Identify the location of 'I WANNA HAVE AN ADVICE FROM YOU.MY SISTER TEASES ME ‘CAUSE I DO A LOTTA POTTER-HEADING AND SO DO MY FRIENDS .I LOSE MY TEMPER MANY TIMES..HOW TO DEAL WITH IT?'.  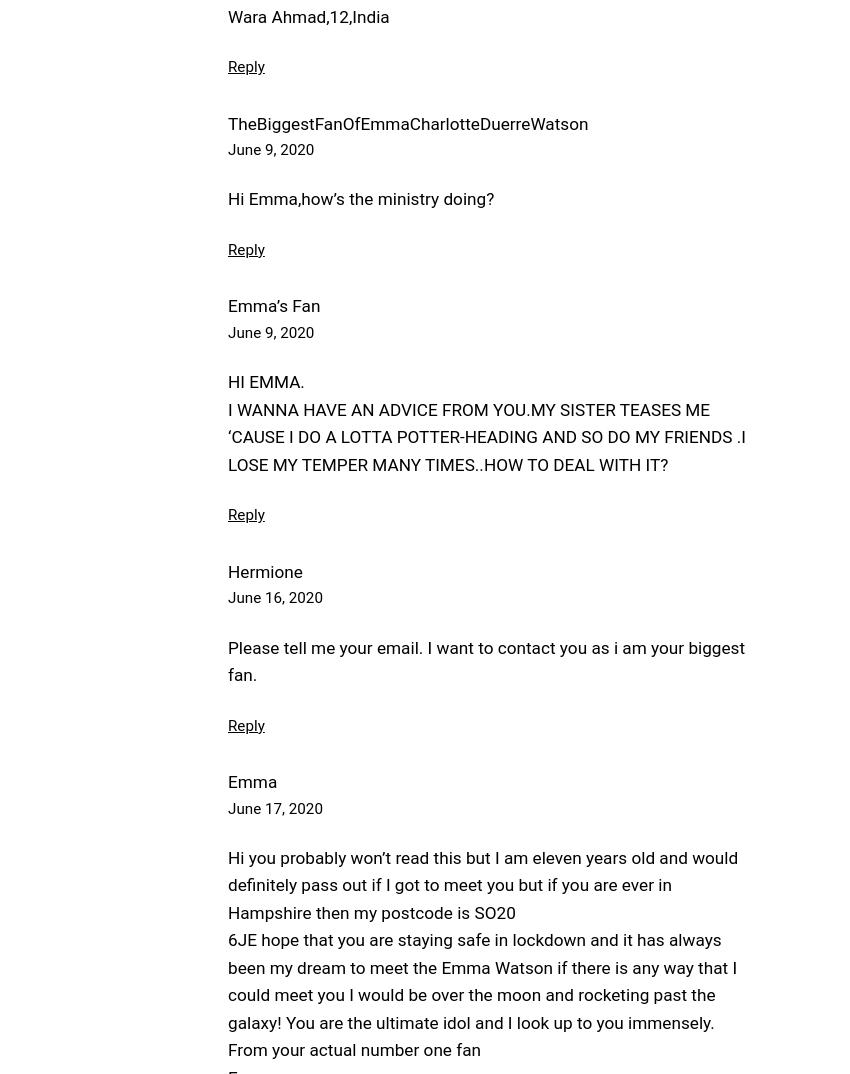
(486, 435).